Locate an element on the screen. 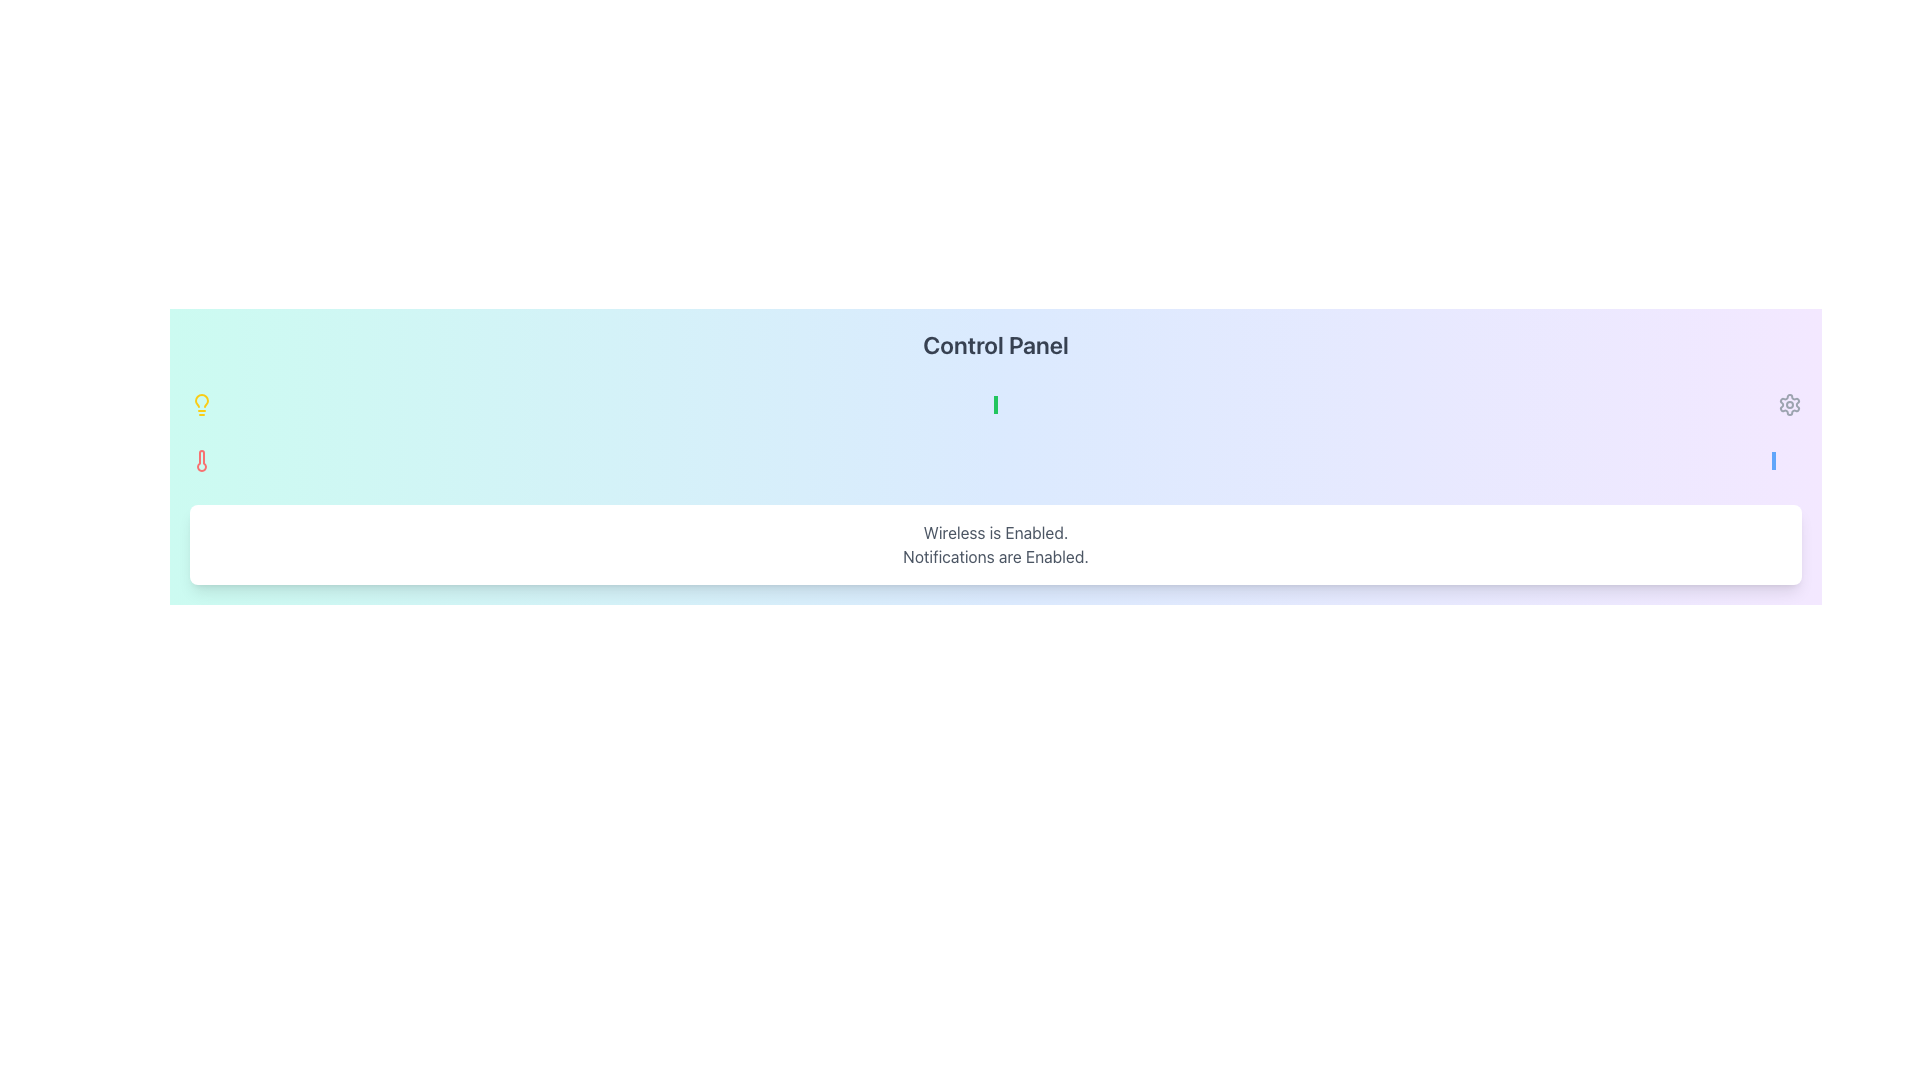  the gear-shaped icon representing the settings button located on the right end of the control panel is located at coordinates (1790, 405).